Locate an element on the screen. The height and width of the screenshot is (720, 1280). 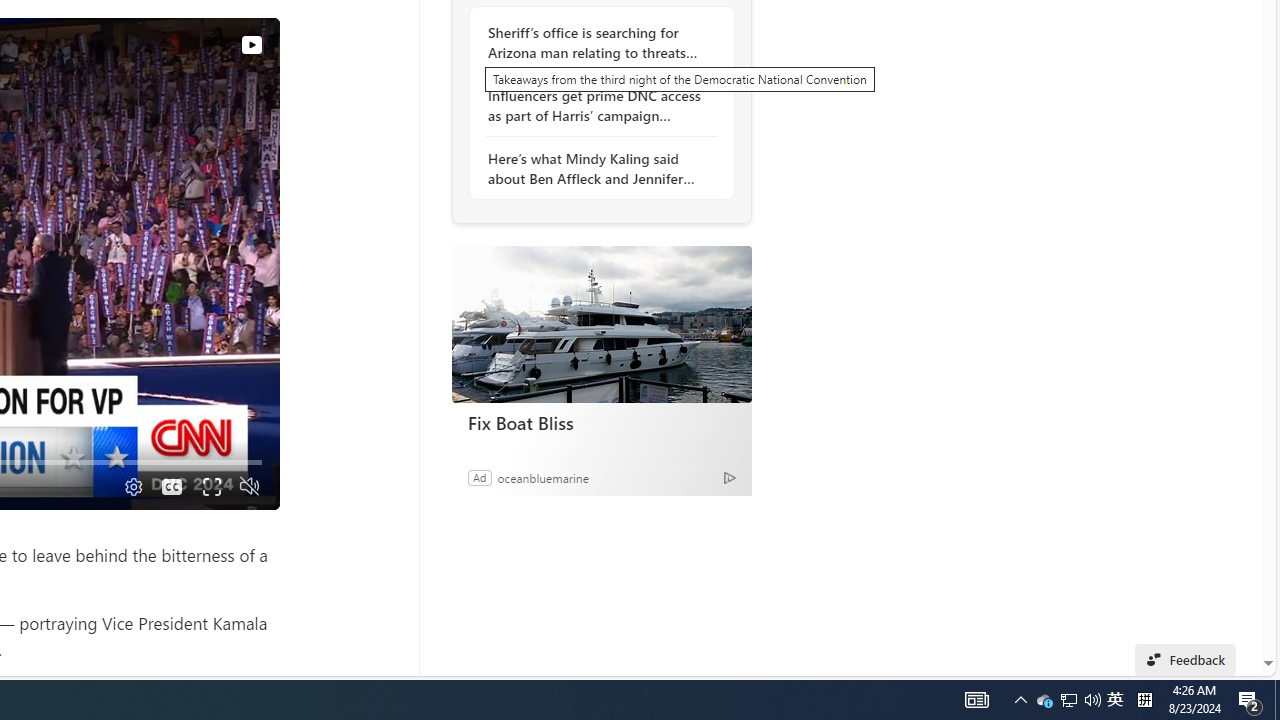
'Captions' is located at coordinates (171, 486).